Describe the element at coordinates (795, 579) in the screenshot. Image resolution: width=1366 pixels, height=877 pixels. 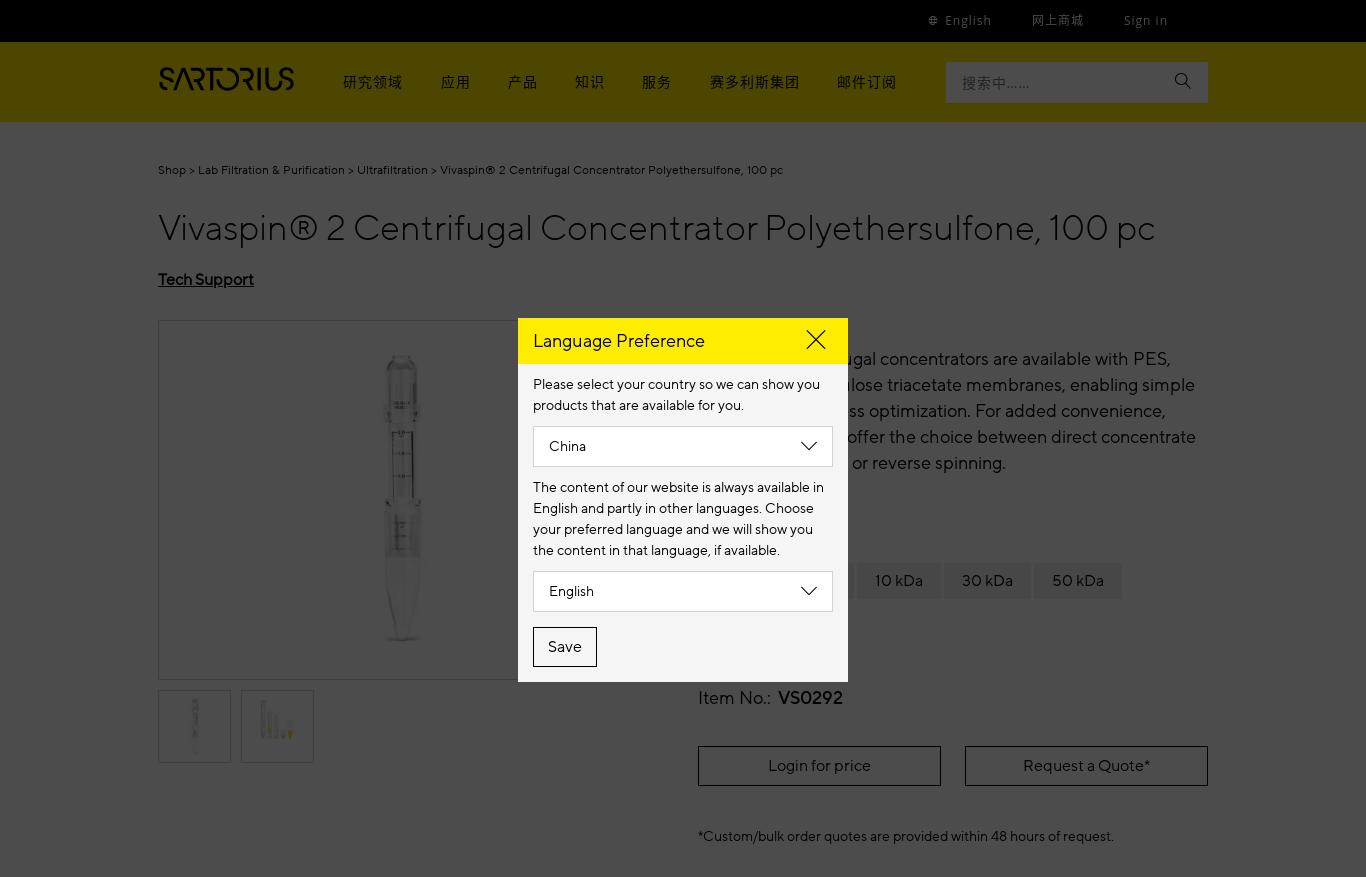
I see `'5 kDa'` at that location.